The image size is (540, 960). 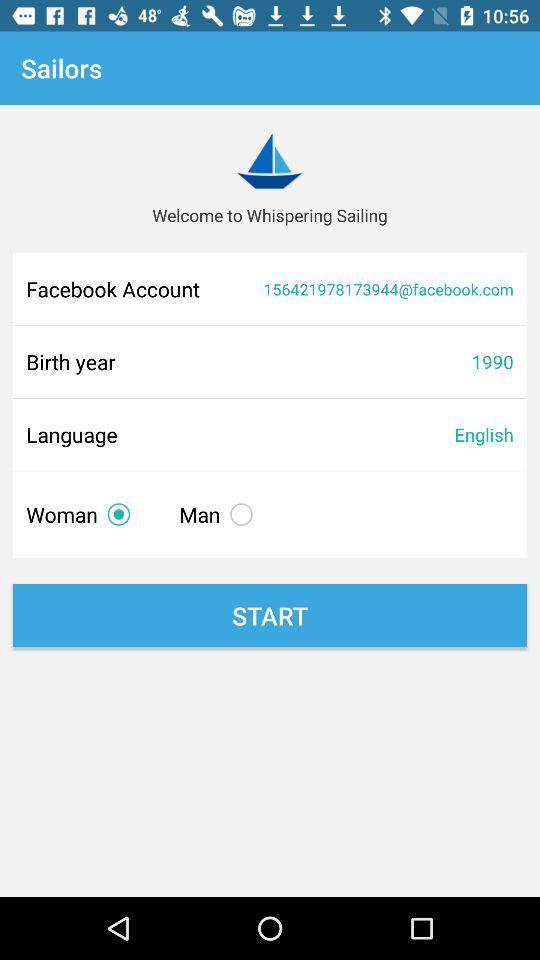 I want to click on the icon above the start icon, so click(x=219, y=513).